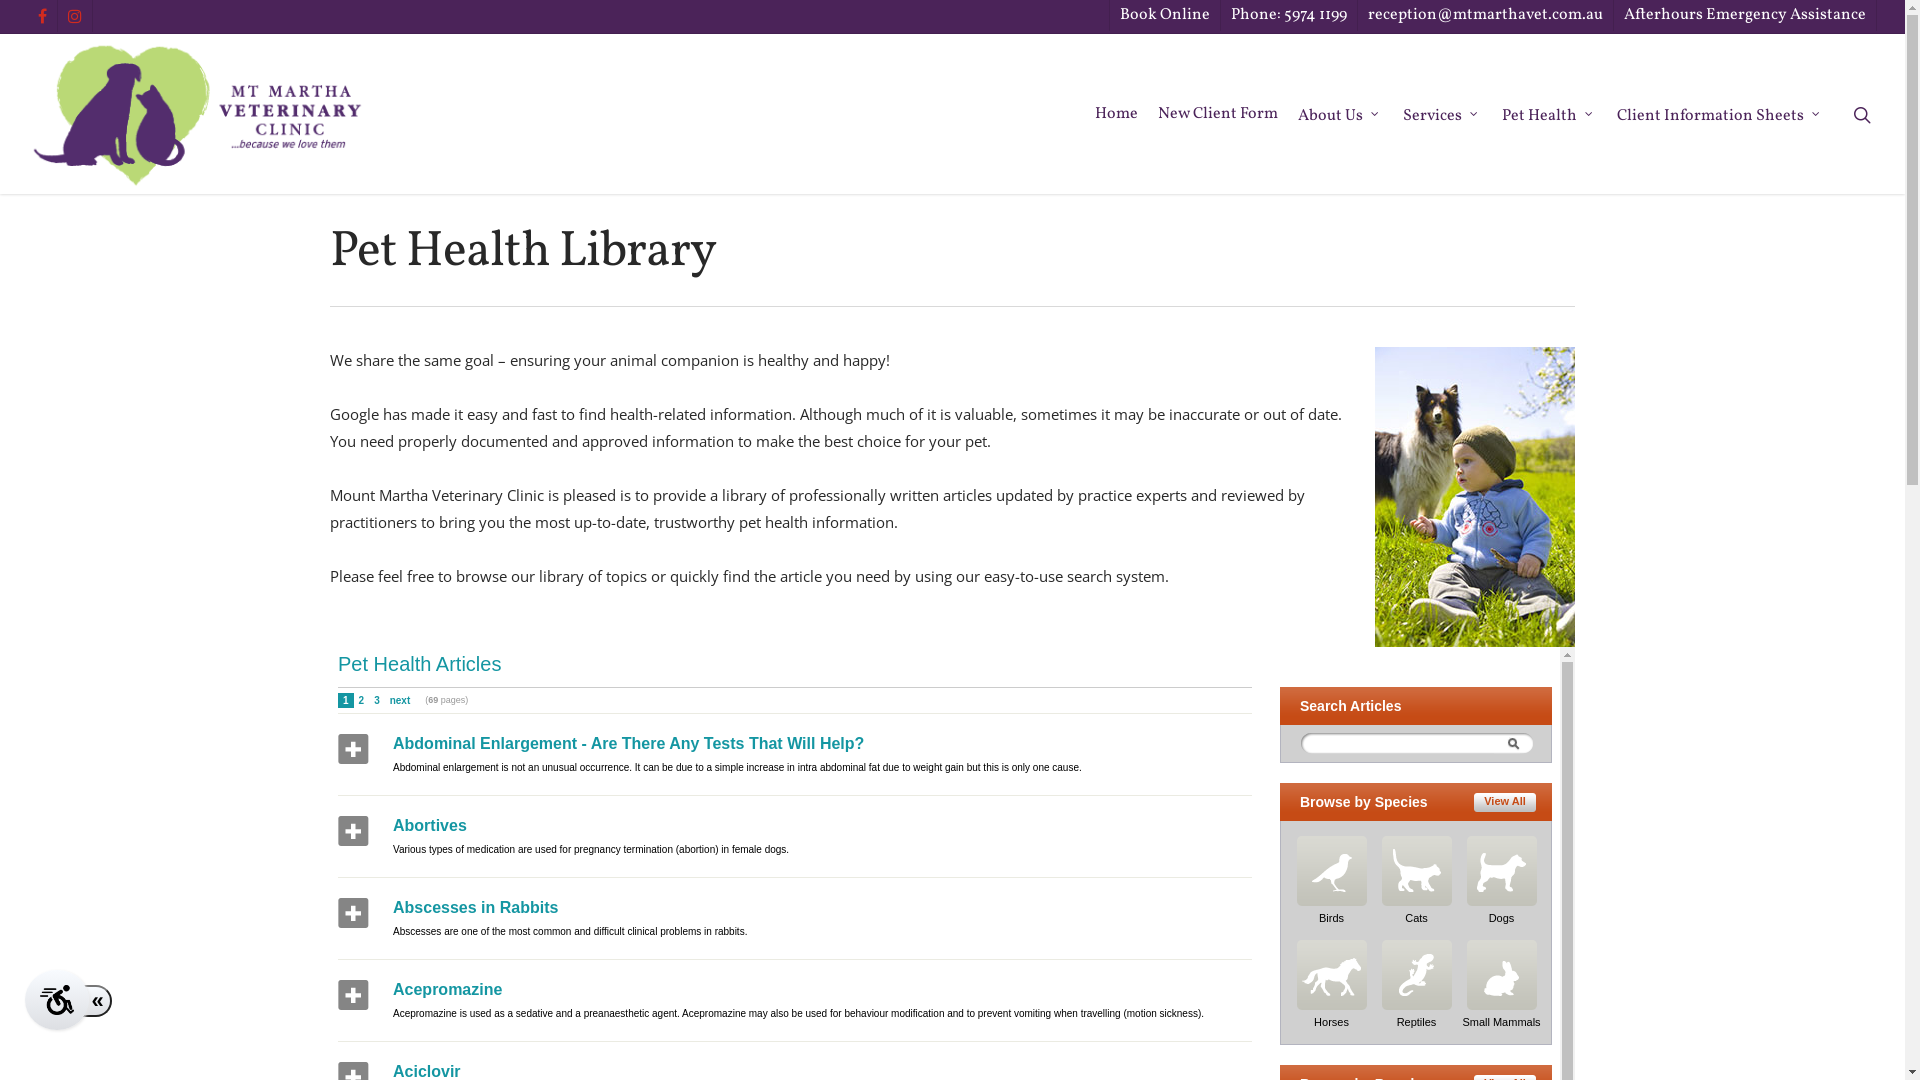  Describe the element at coordinates (1484, 15) in the screenshot. I see `'reception@mtmarthavet.com.au'` at that location.